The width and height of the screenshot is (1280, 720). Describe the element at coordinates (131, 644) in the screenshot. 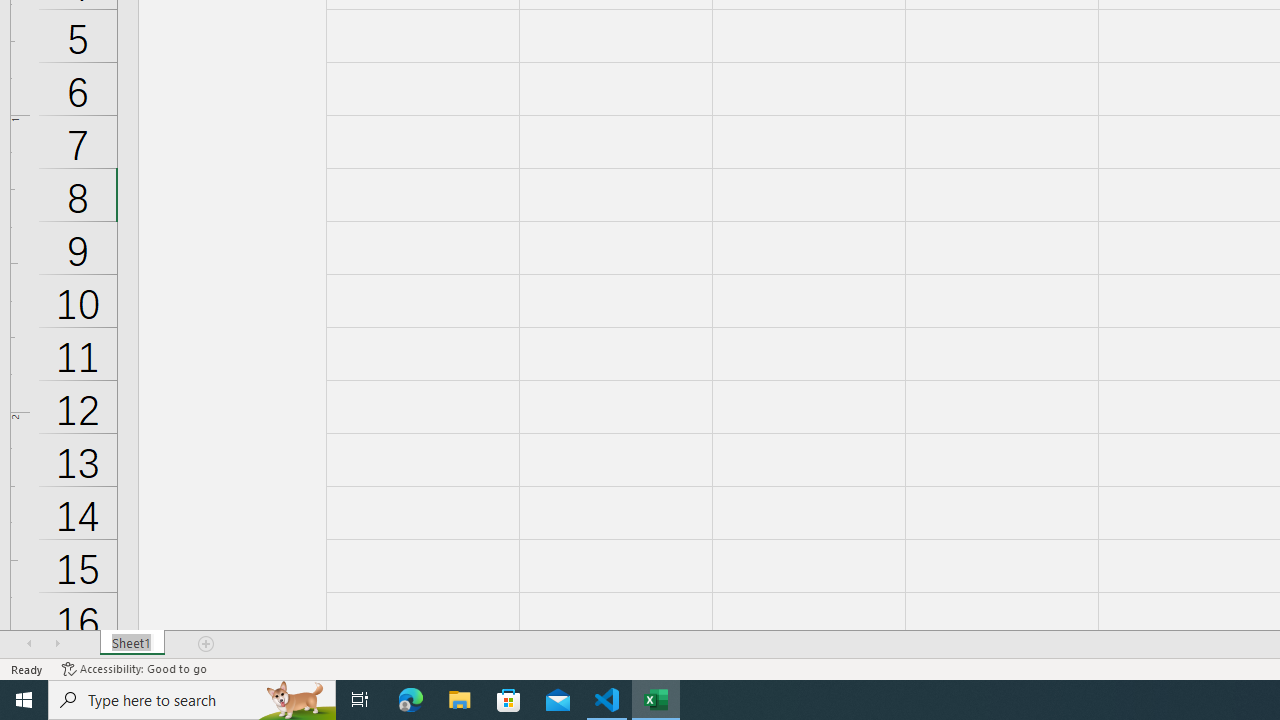

I see `'Sheet Tab'` at that location.